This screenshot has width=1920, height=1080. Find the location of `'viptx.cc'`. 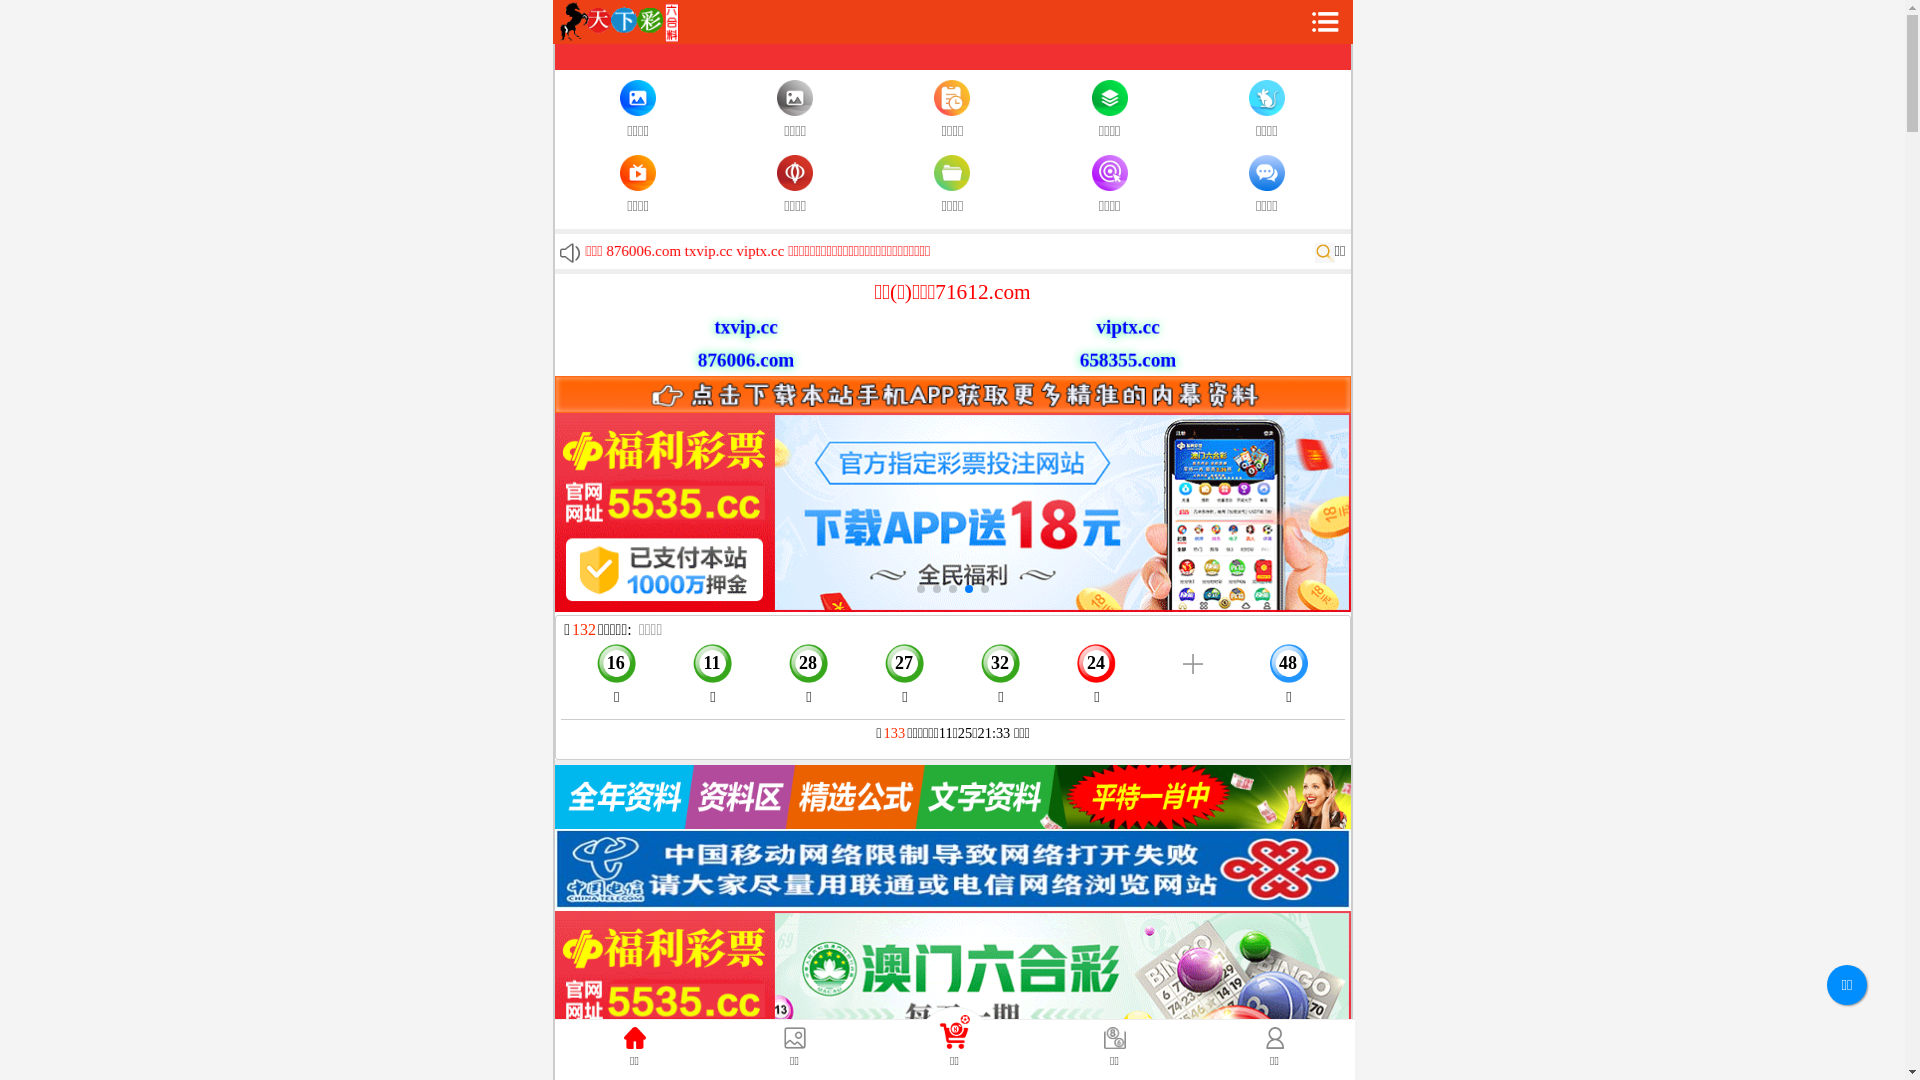

'viptx.cc' is located at coordinates (1122, 325).